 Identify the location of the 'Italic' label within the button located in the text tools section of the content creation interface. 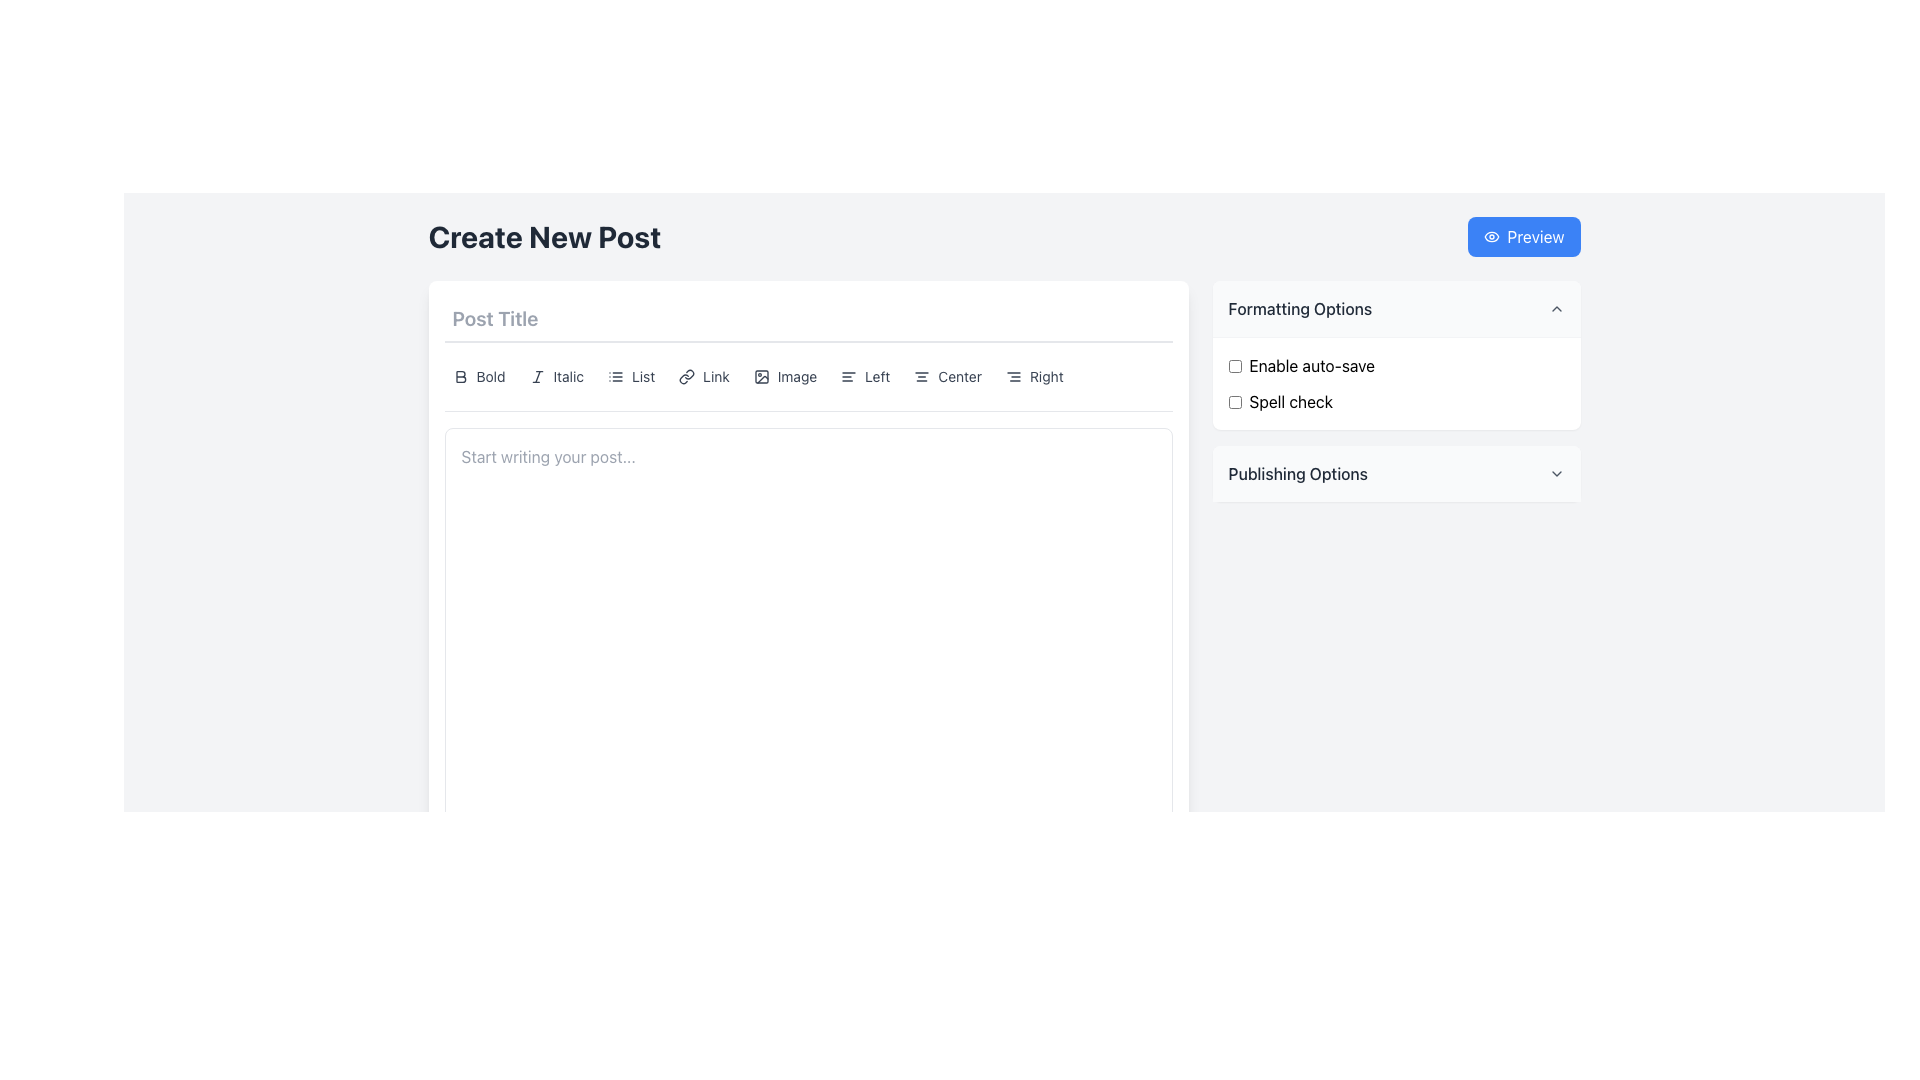
(567, 377).